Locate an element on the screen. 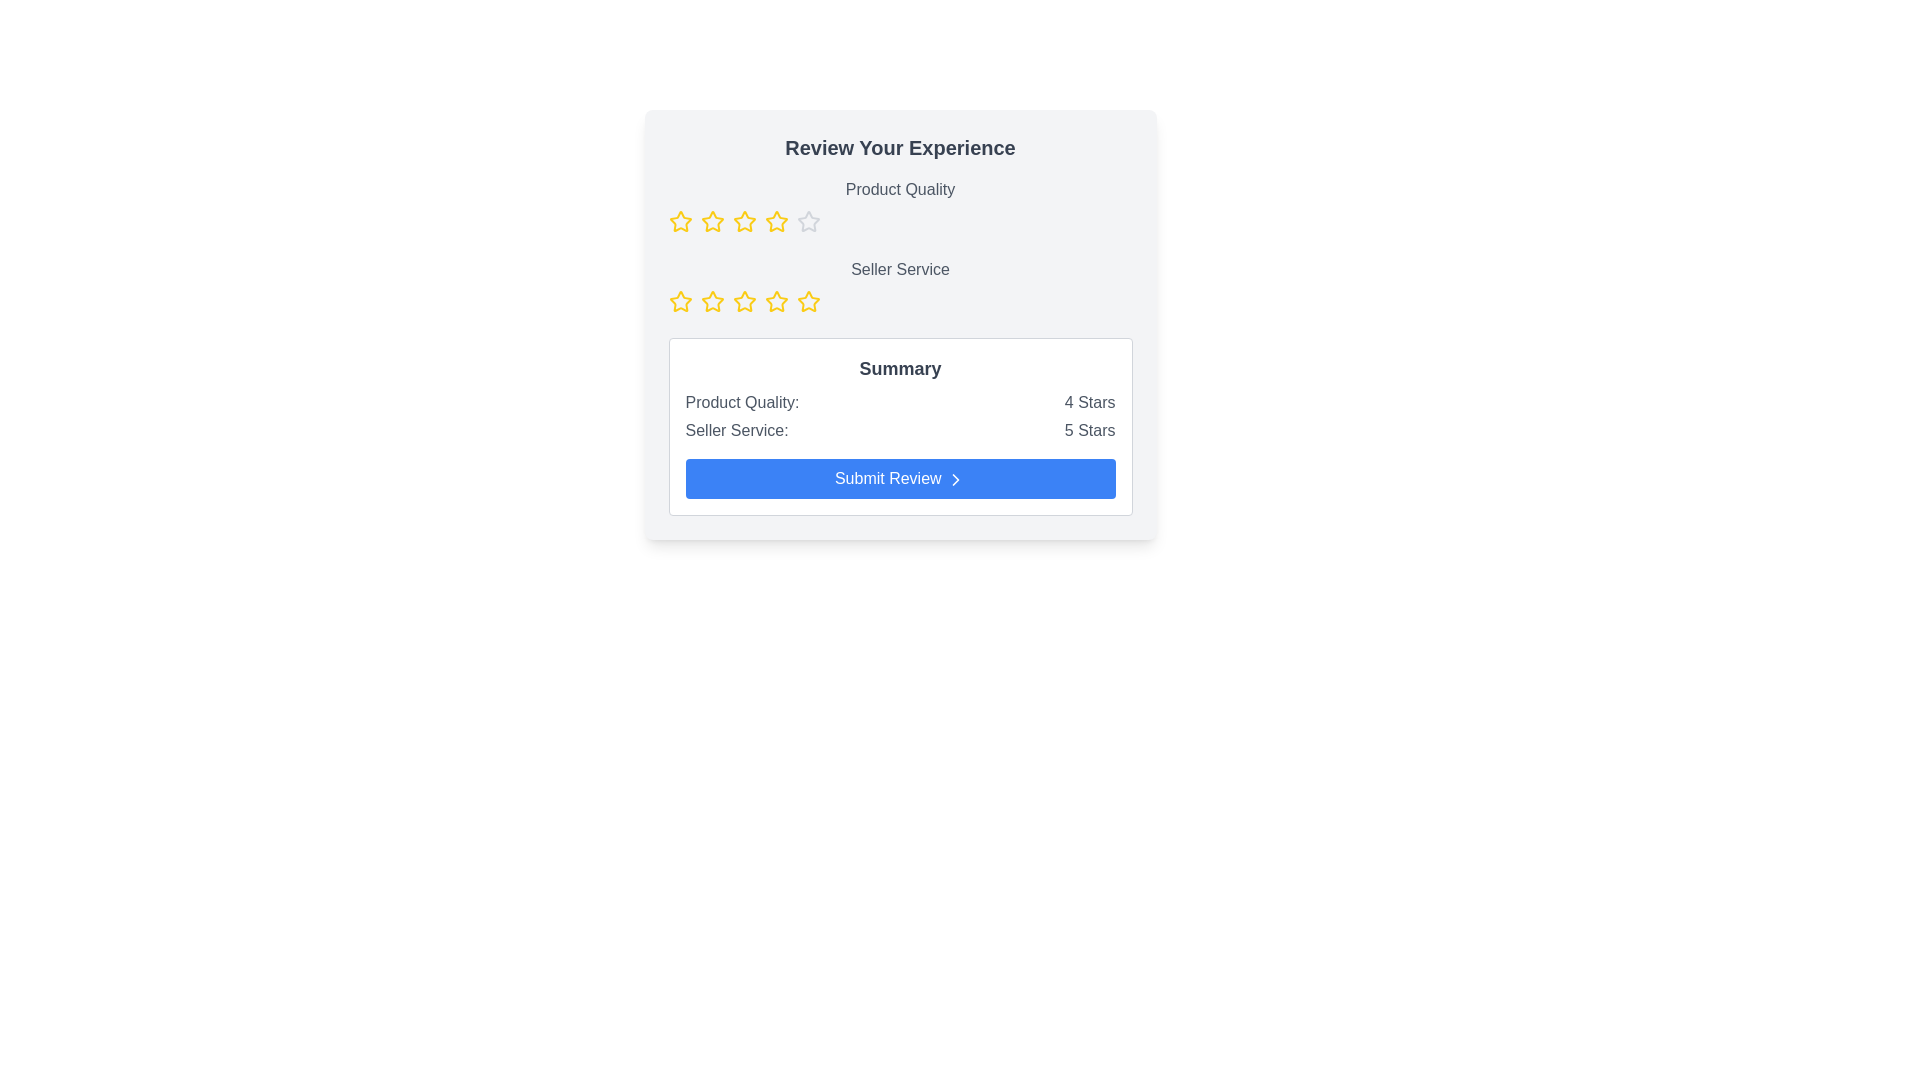  the fourth star in the second row of the rating system under the 'Seller Service' label is located at coordinates (743, 301).